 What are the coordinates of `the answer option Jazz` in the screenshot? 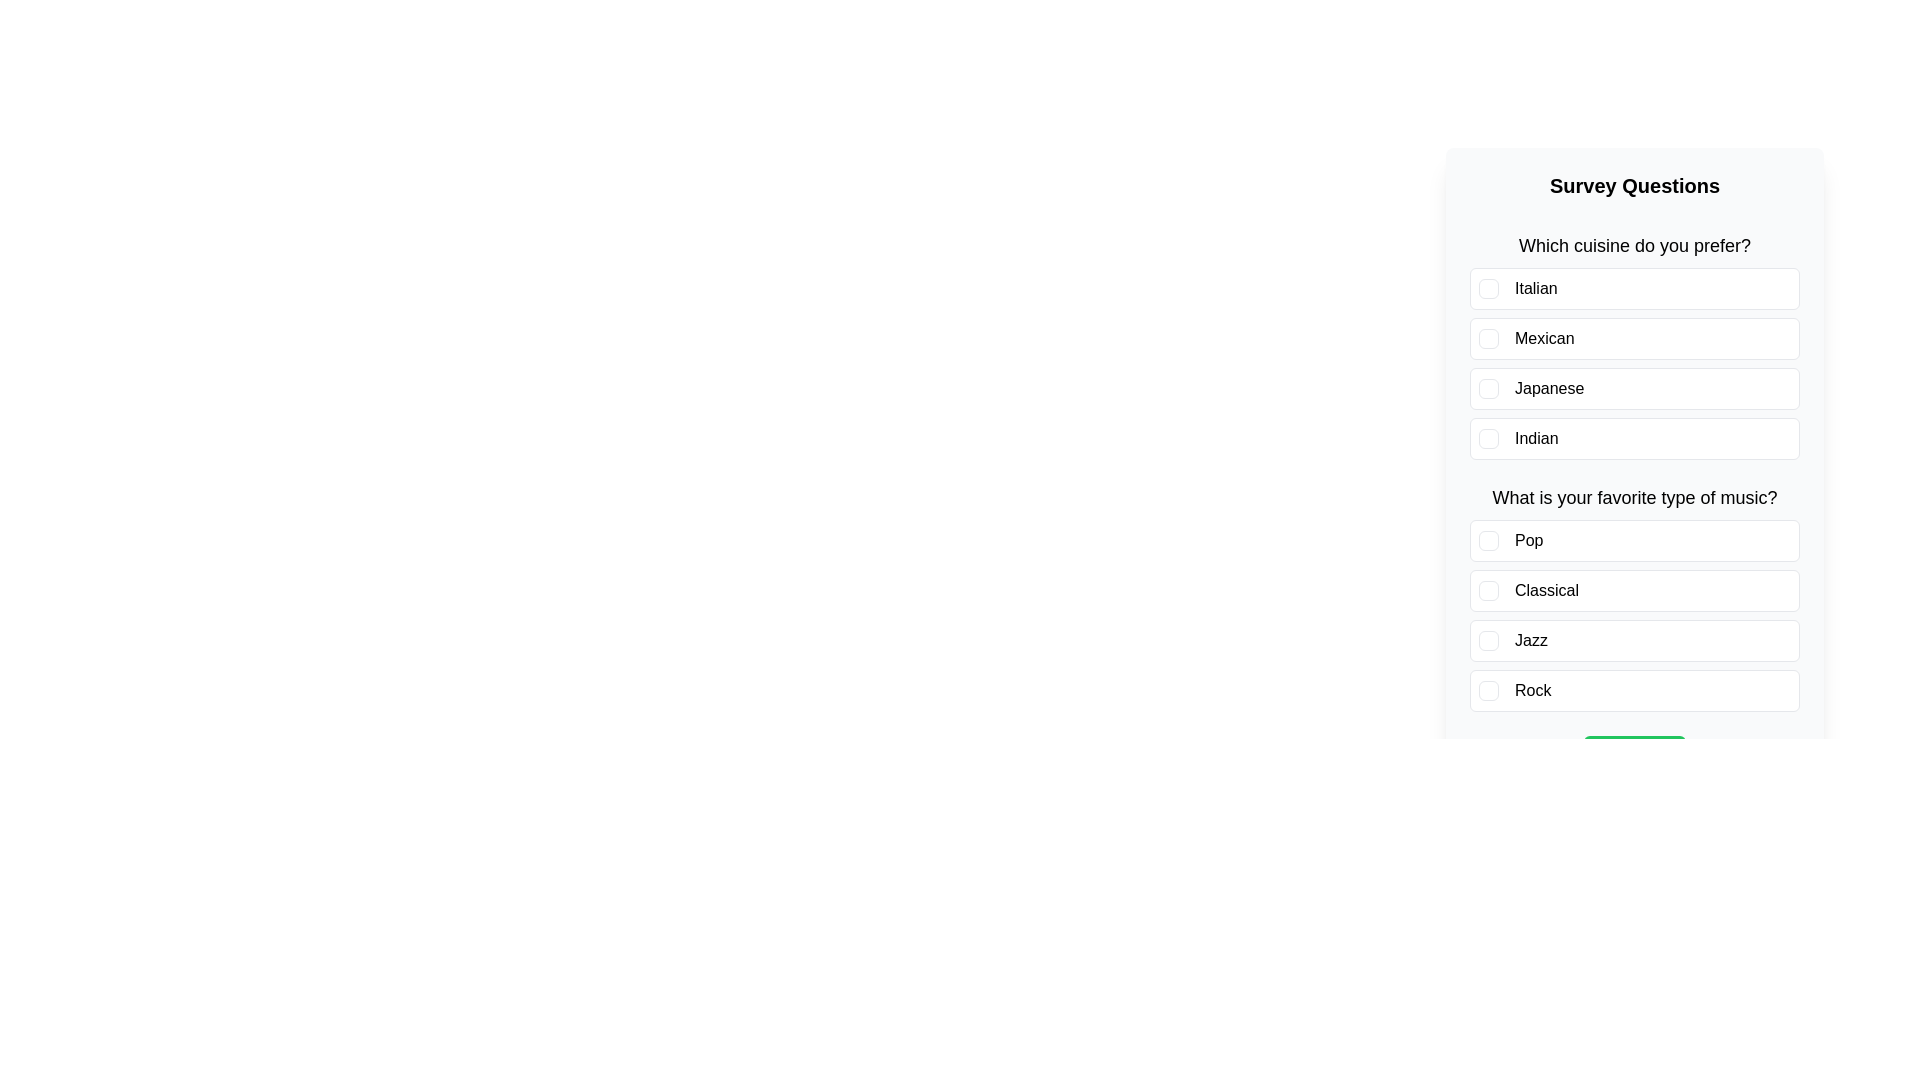 It's located at (1635, 640).